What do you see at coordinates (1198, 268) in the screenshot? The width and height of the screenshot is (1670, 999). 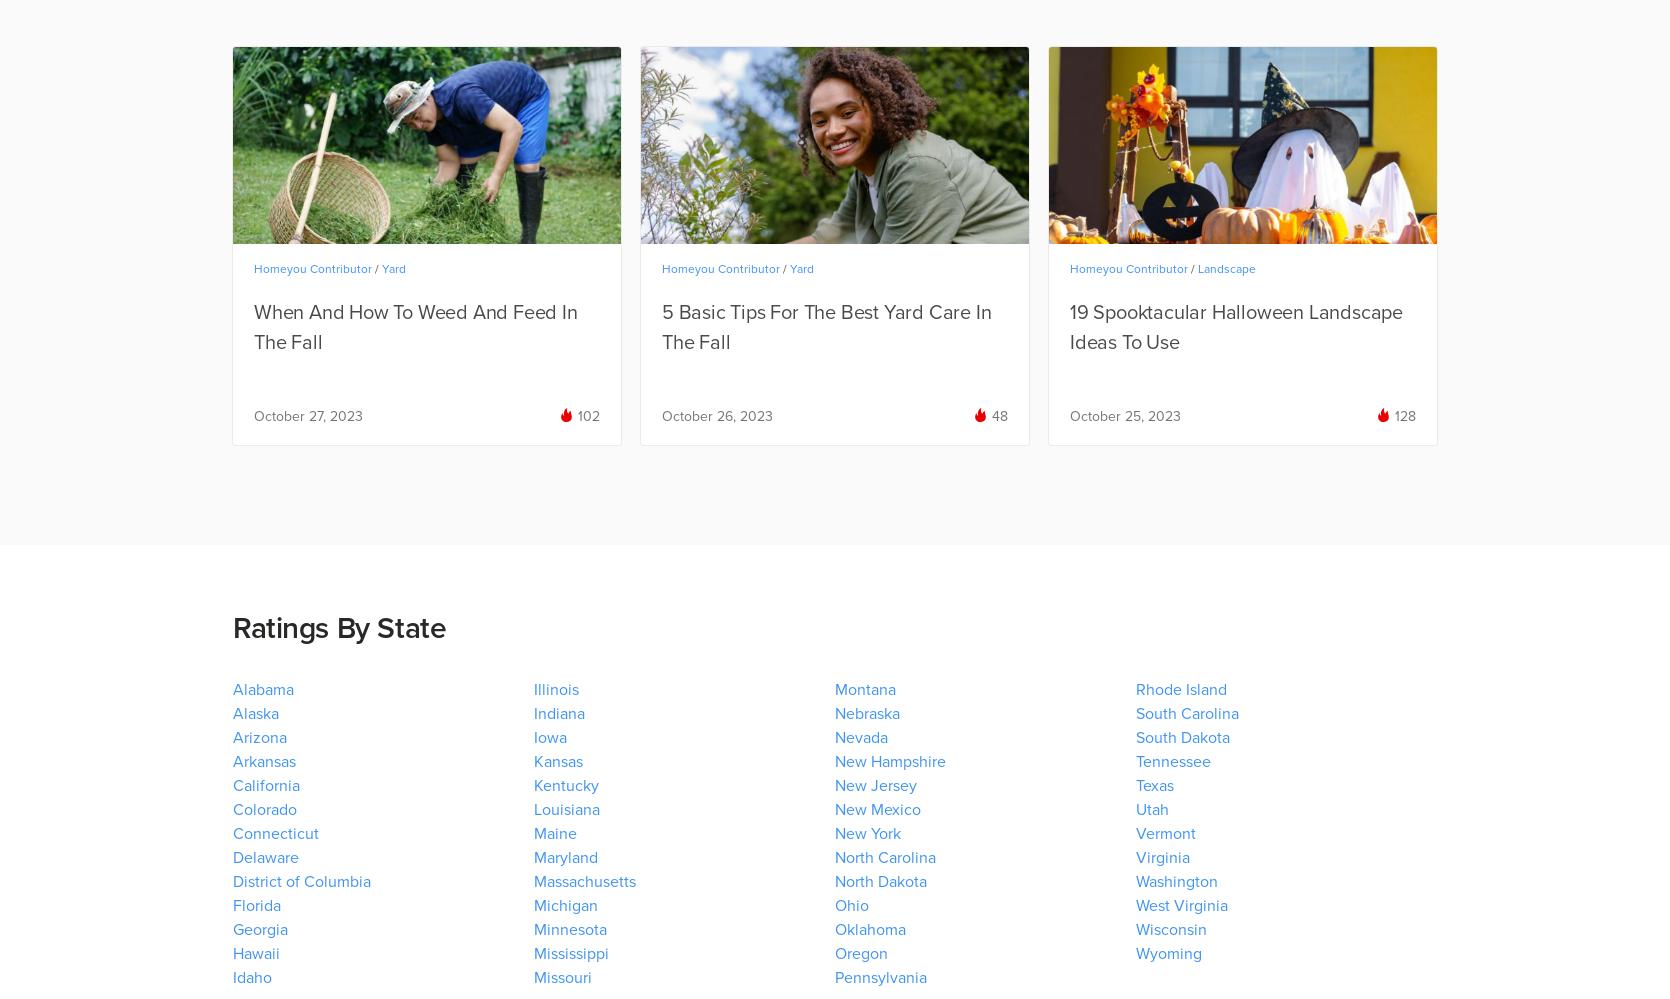 I see `'Landscape'` at bounding box center [1198, 268].